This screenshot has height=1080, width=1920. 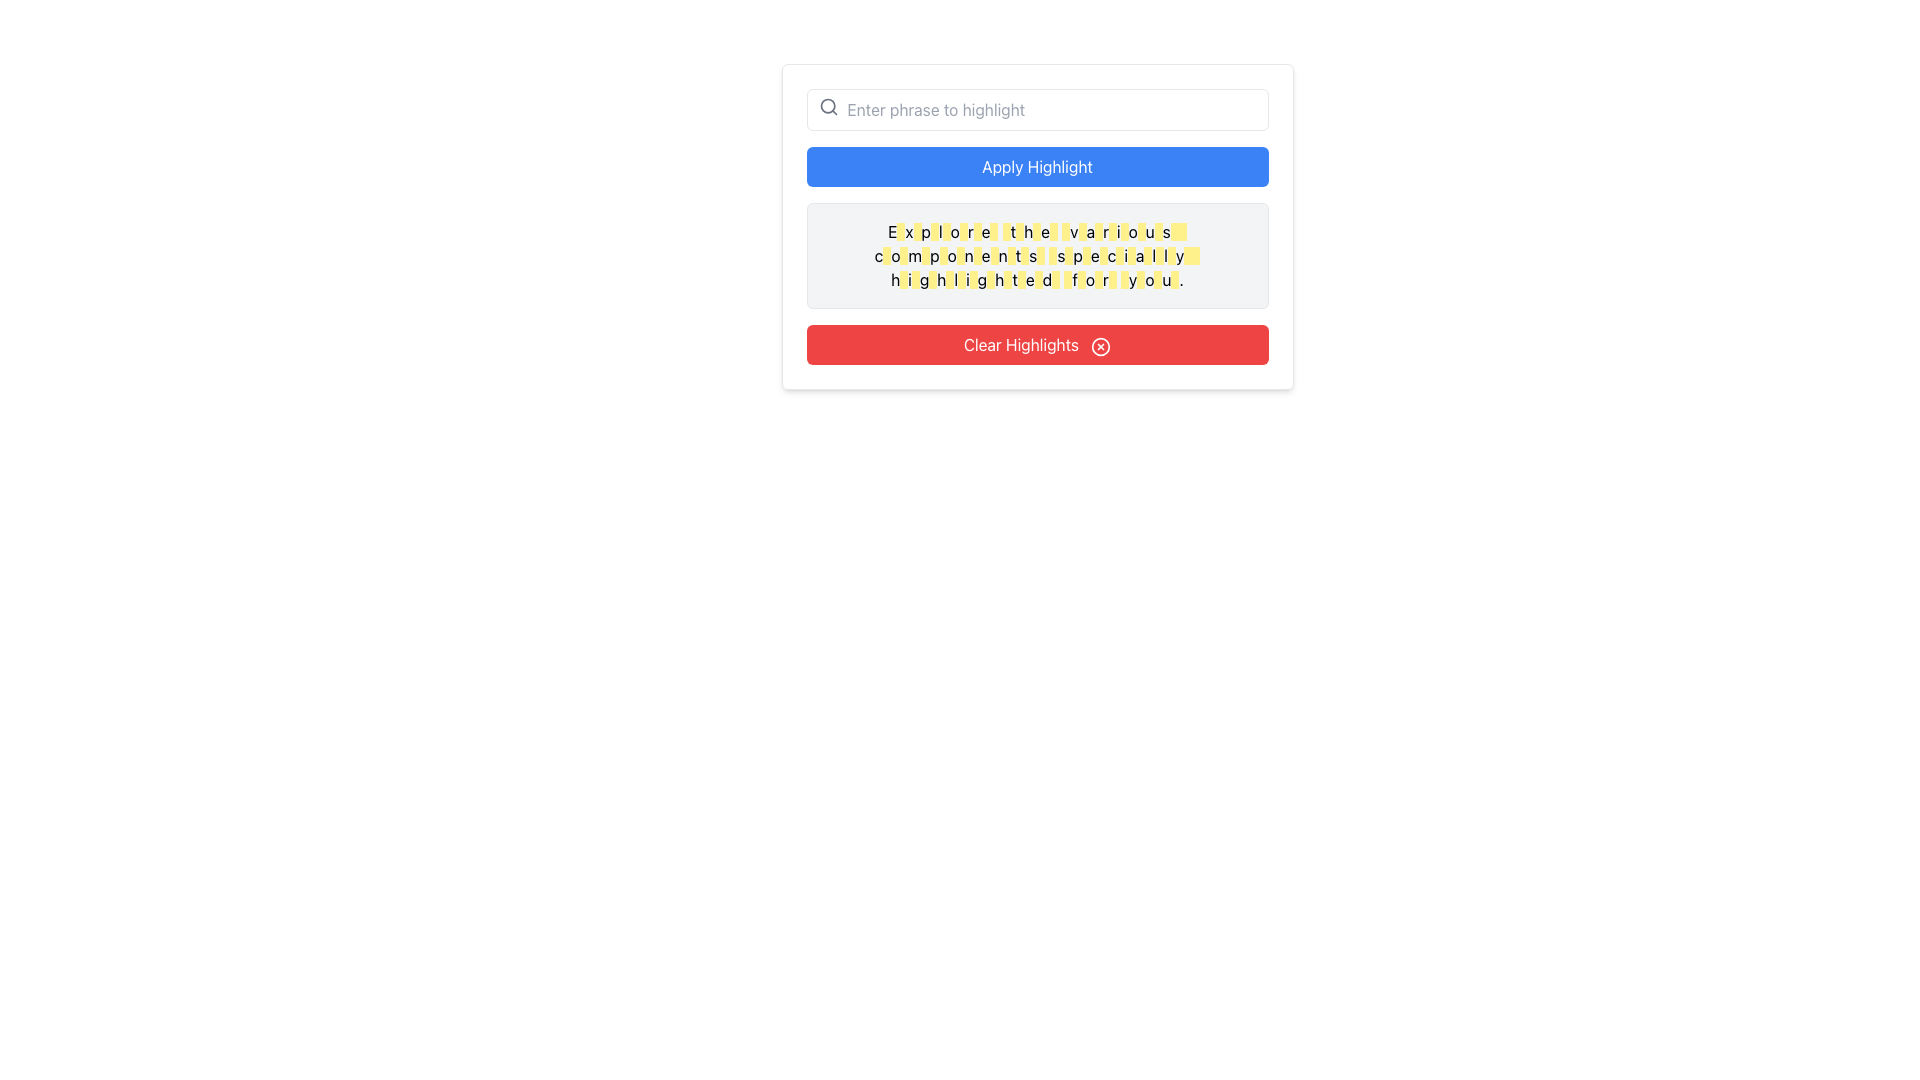 What do you see at coordinates (903, 280) in the screenshot?
I see `the 30th Static highlight block with a yellow background and yellow text, located within a group of similar elements under the text 'Explore the various components specially highlighted for you.'` at bounding box center [903, 280].